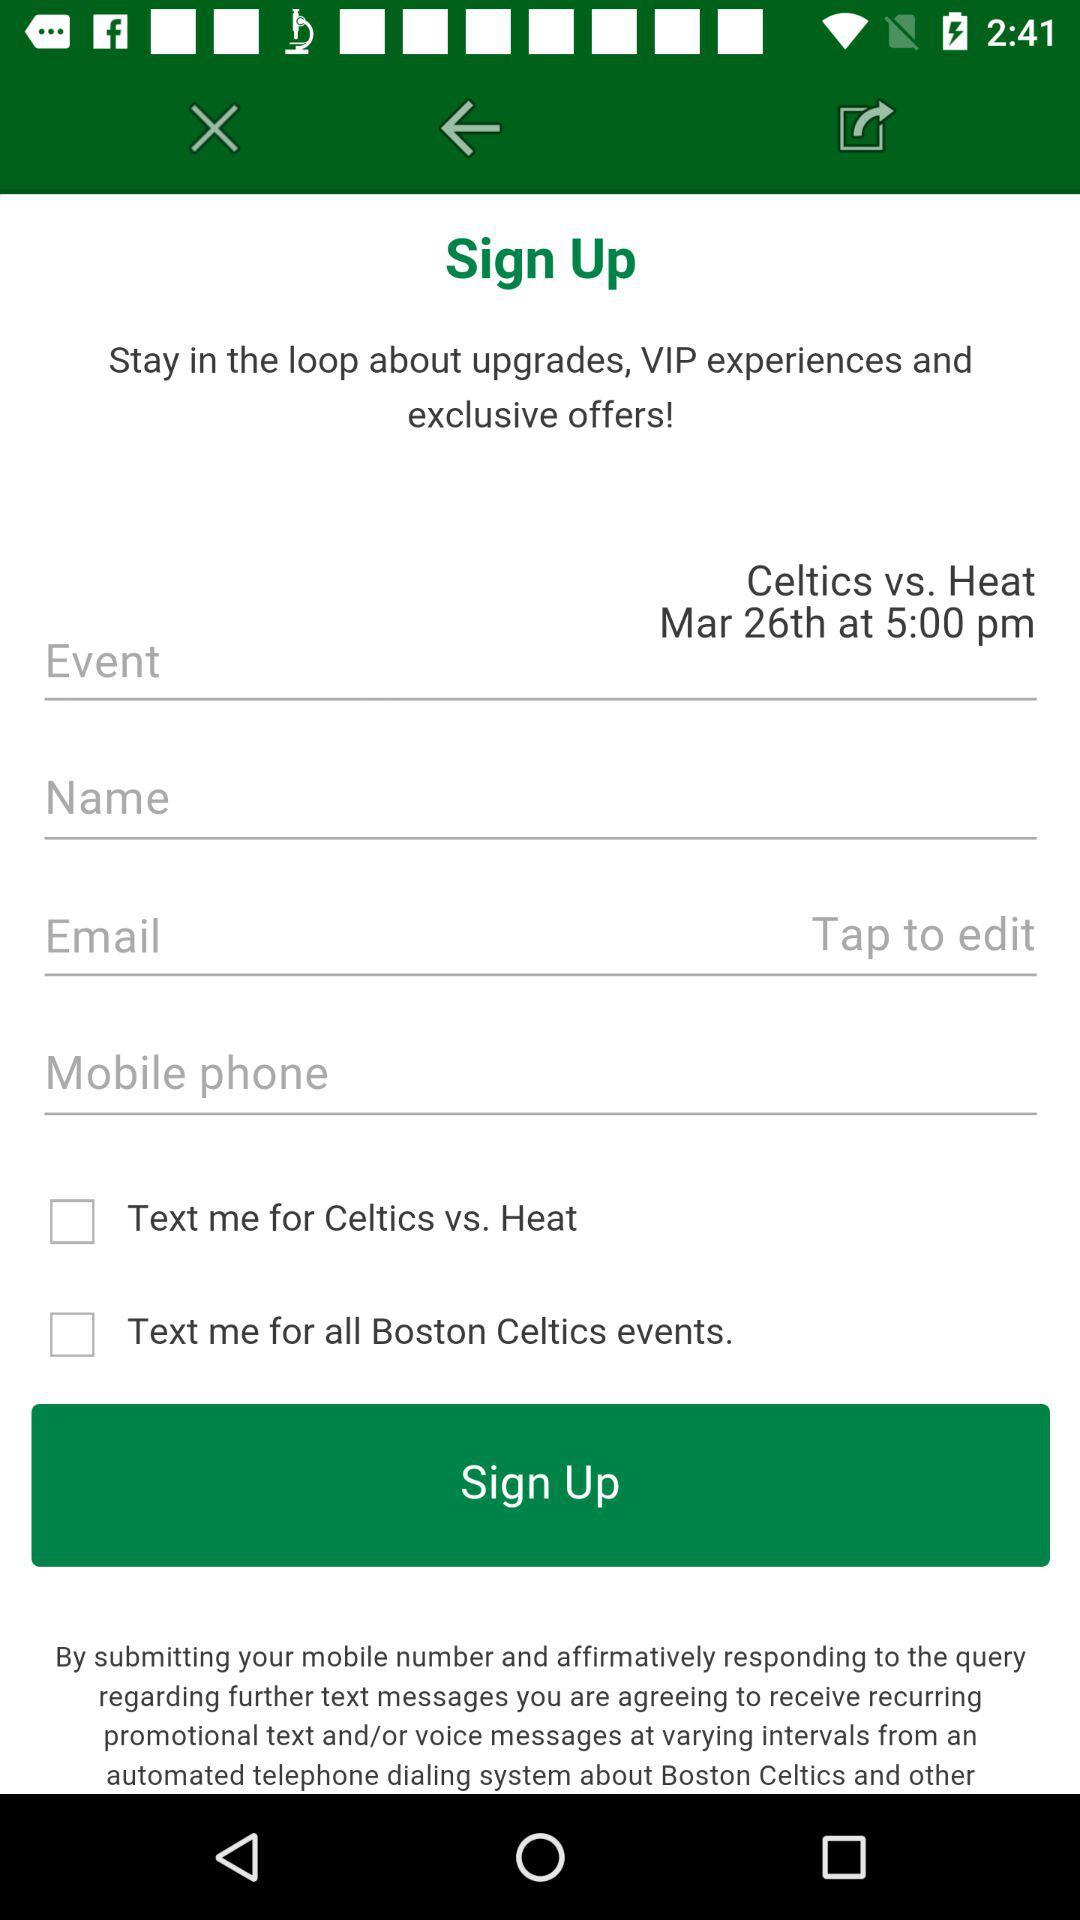  I want to click on click x icon, so click(214, 127).